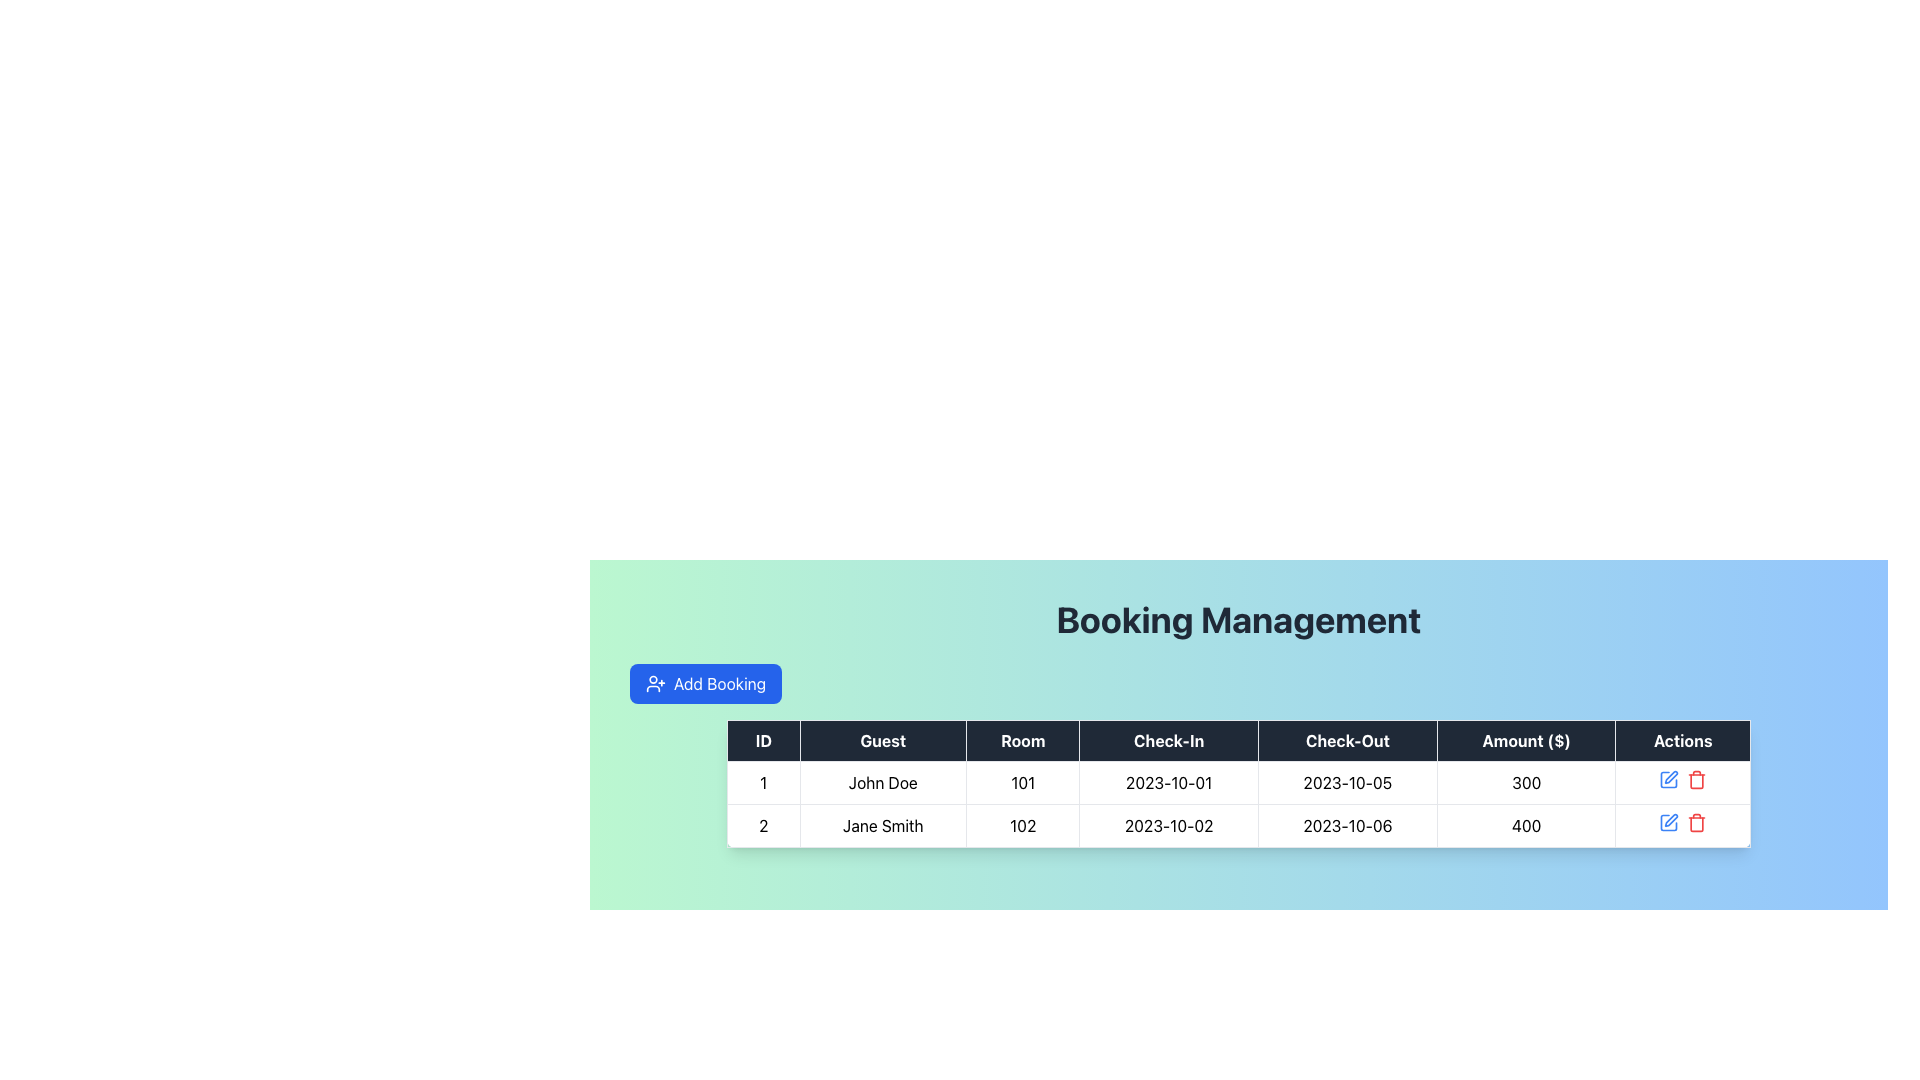 The width and height of the screenshot is (1920, 1080). Describe the element at coordinates (705, 682) in the screenshot. I see `the 'Add Booking' button located below the 'Booking Management' heading to initiate the booking addition process` at that location.